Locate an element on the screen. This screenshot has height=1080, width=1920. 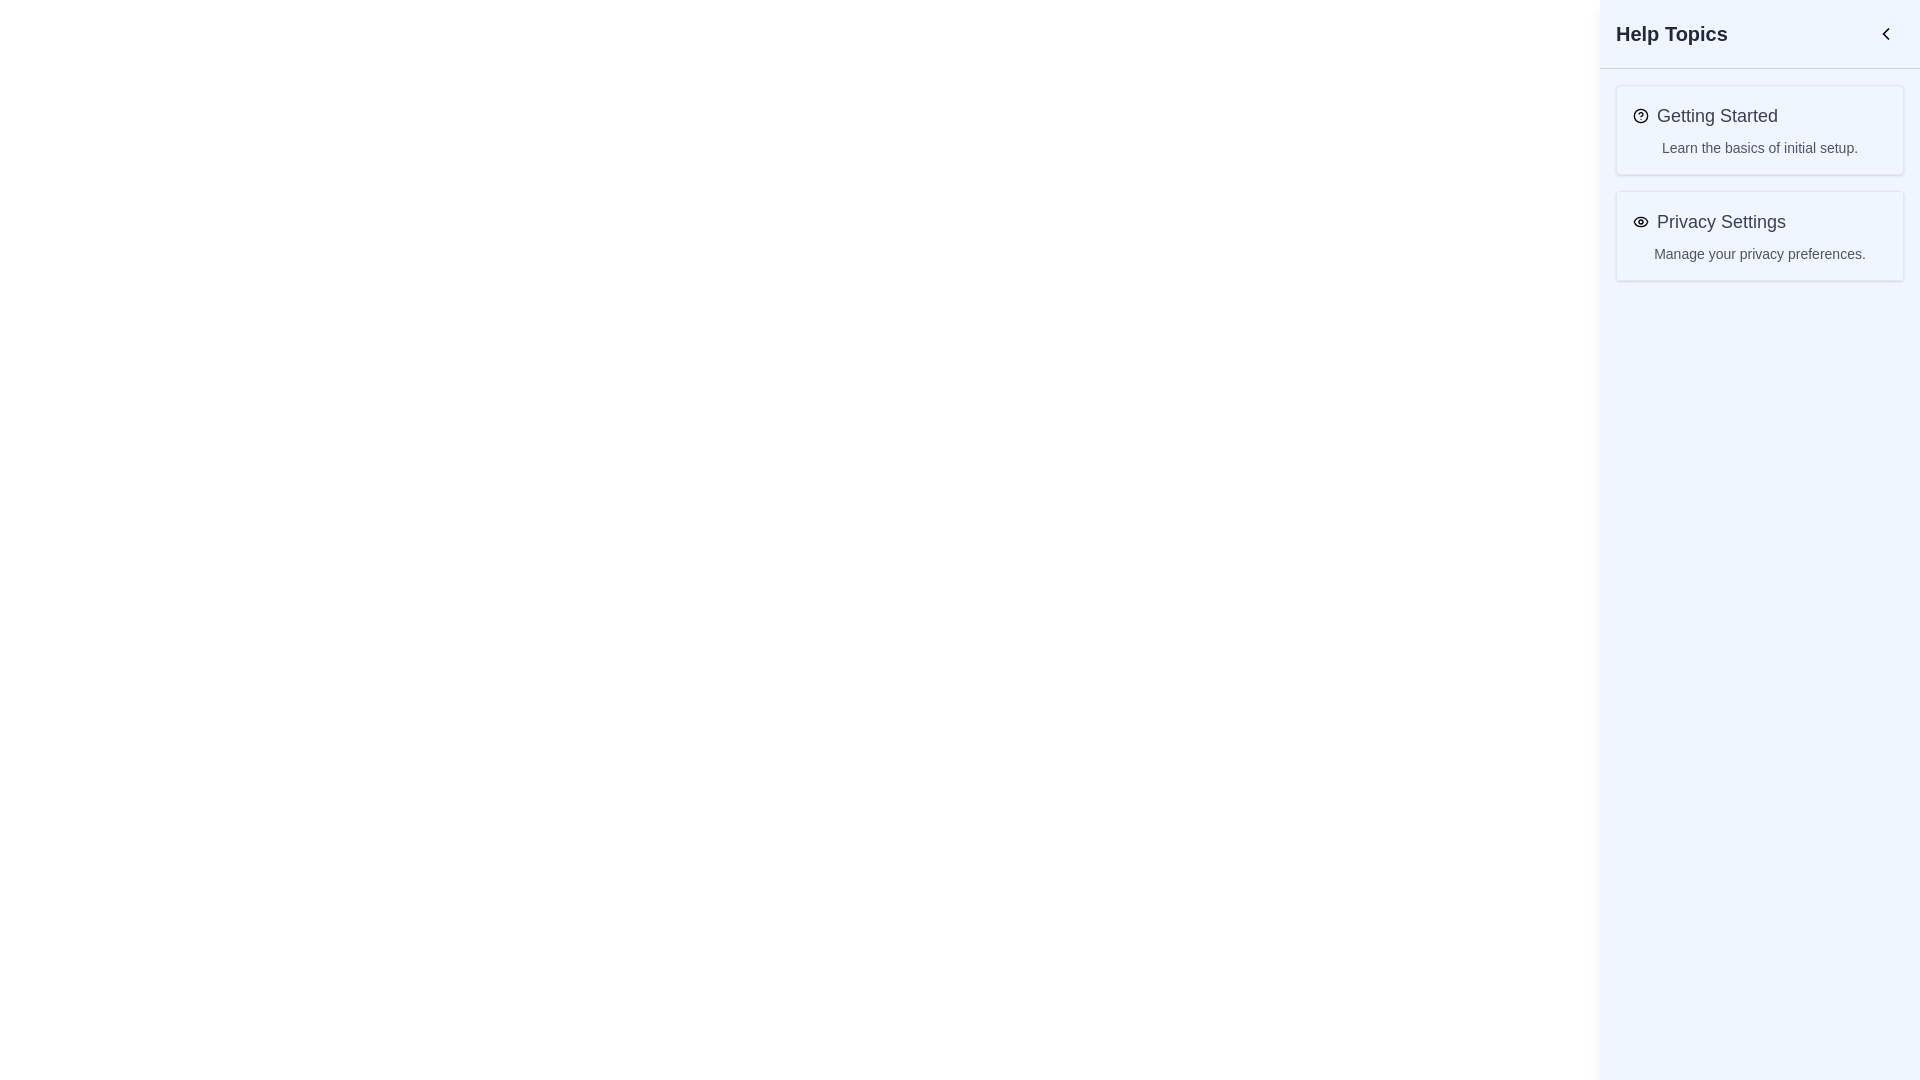
the help indicator icon located to the left of the 'Getting Started' text in the sidebar to activate the tooltip is located at coordinates (1641, 115).